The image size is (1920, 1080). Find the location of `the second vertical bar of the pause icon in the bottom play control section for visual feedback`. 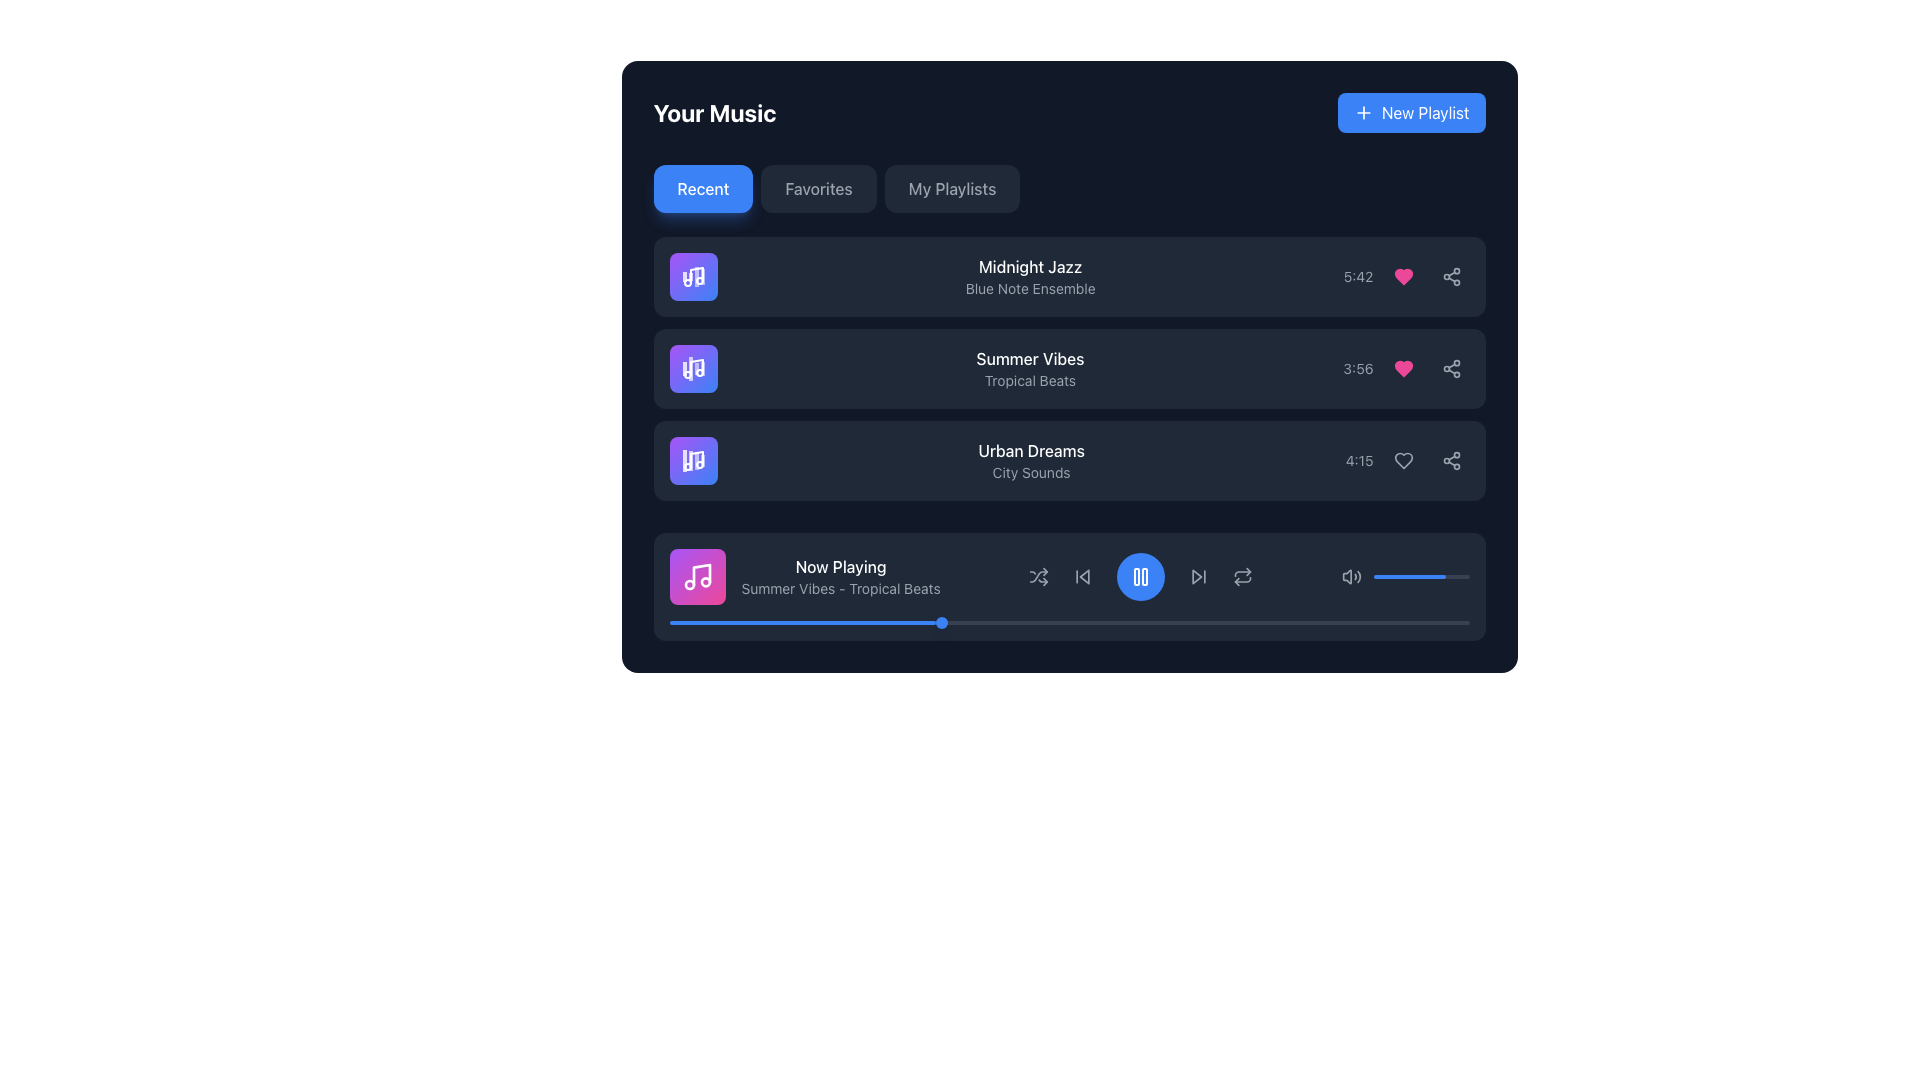

the second vertical bar of the pause icon in the bottom play control section for visual feedback is located at coordinates (1145, 577).